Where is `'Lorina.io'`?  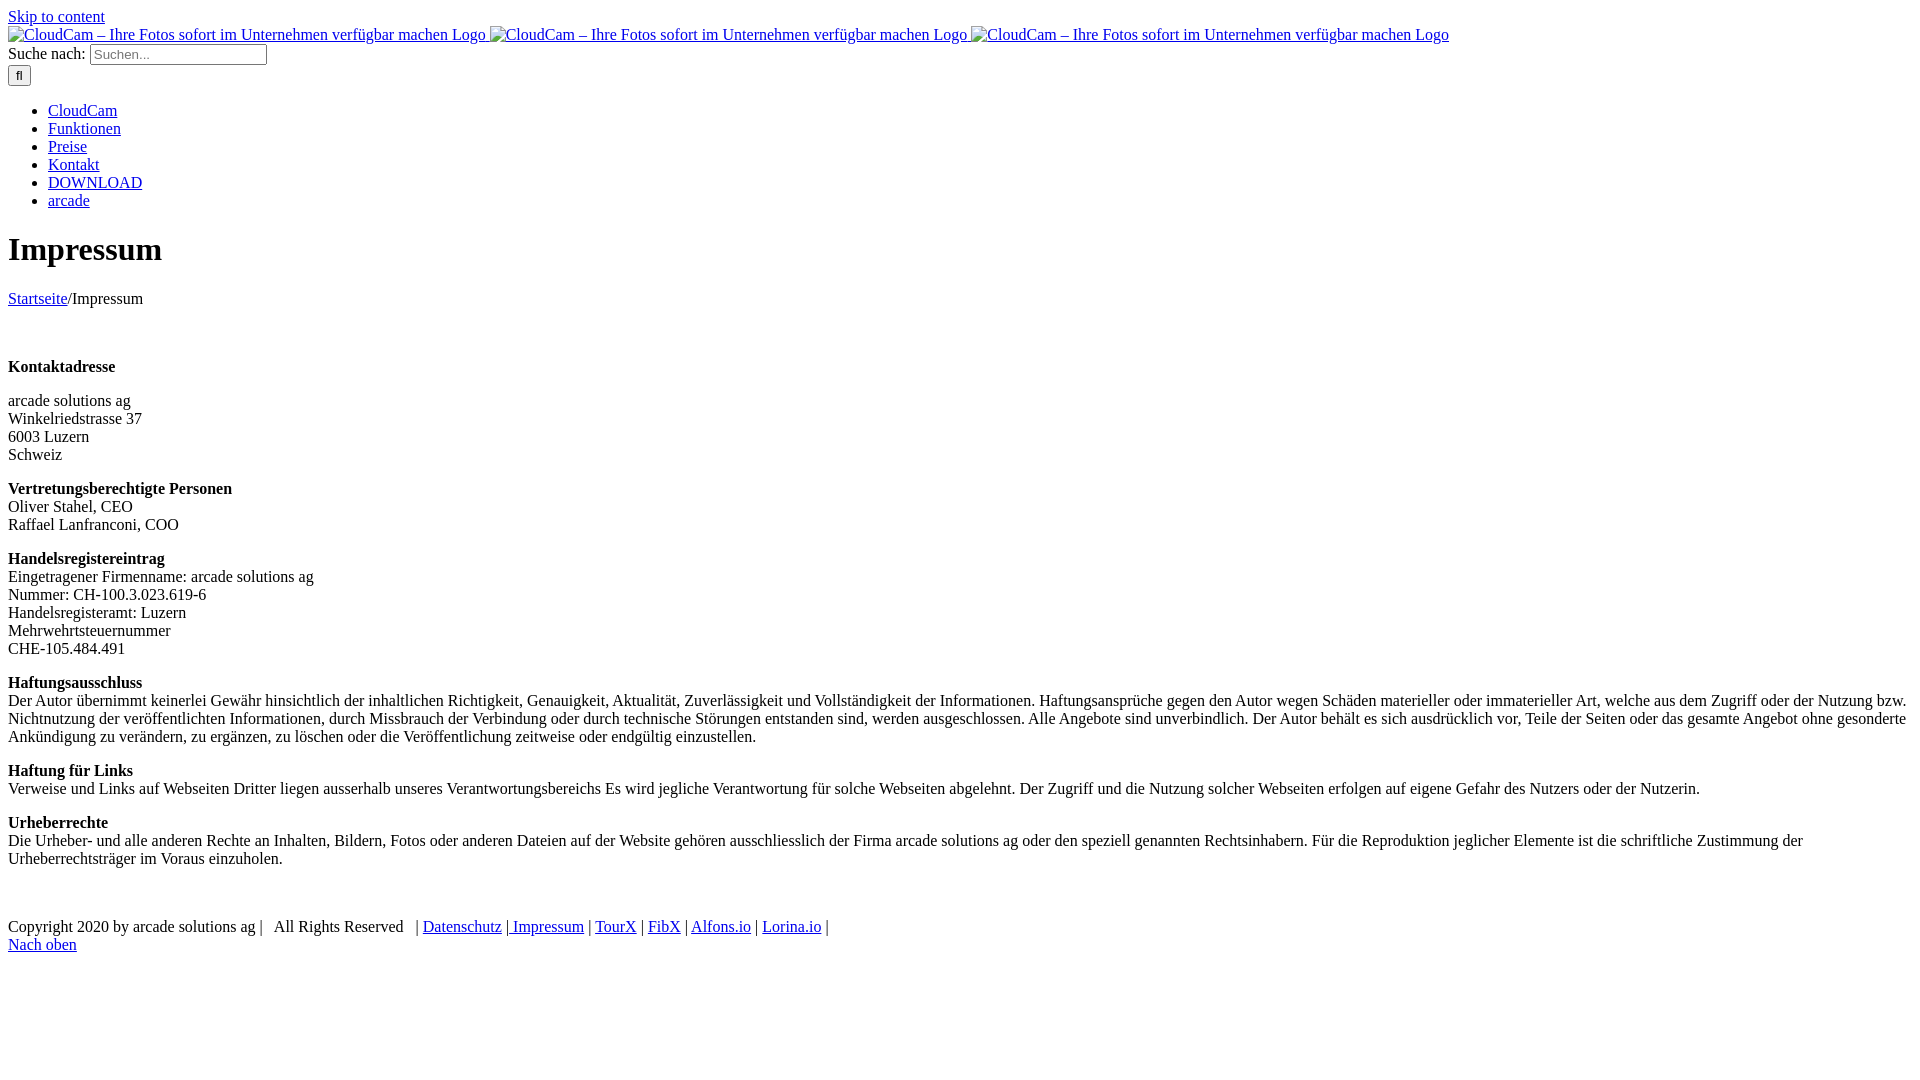
'Lorina.io' is located at coordinates (790, 926).